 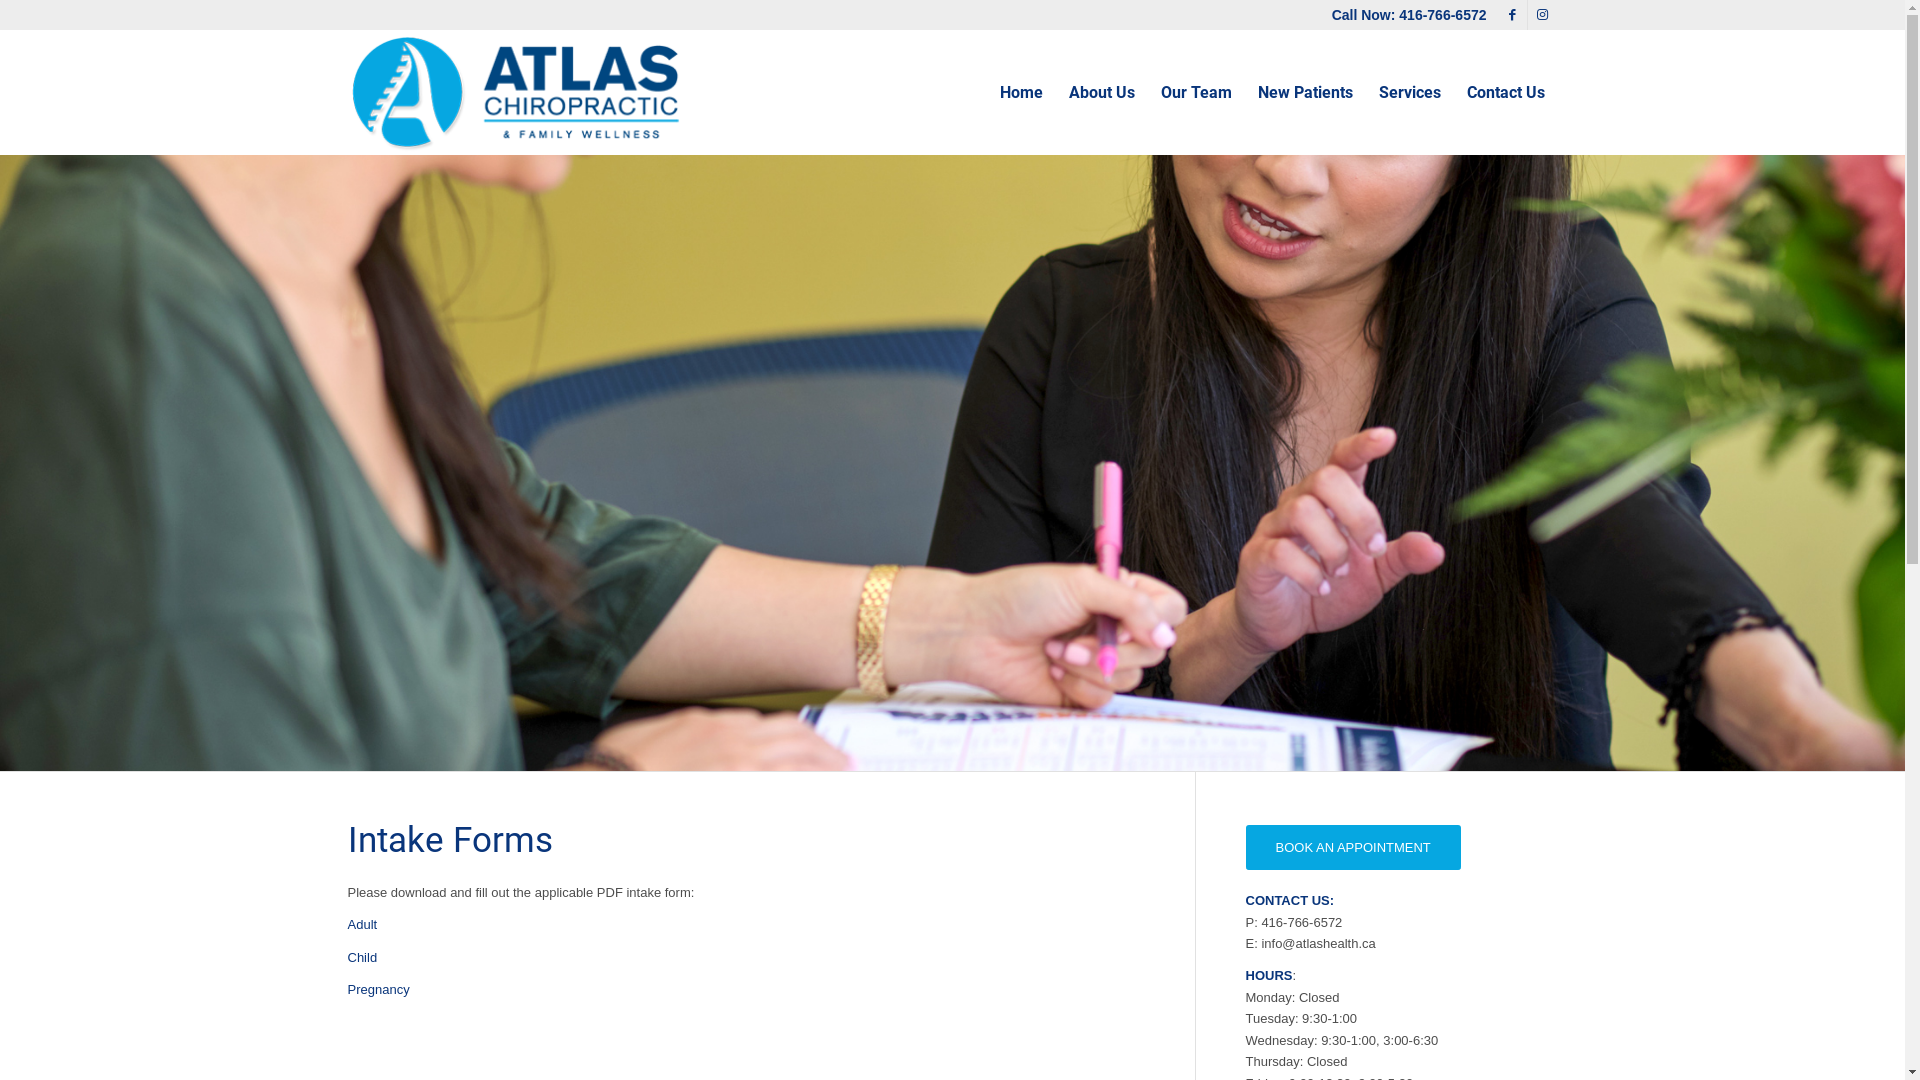 I want to click on 'Instagram', so click(x=1541, y=15).